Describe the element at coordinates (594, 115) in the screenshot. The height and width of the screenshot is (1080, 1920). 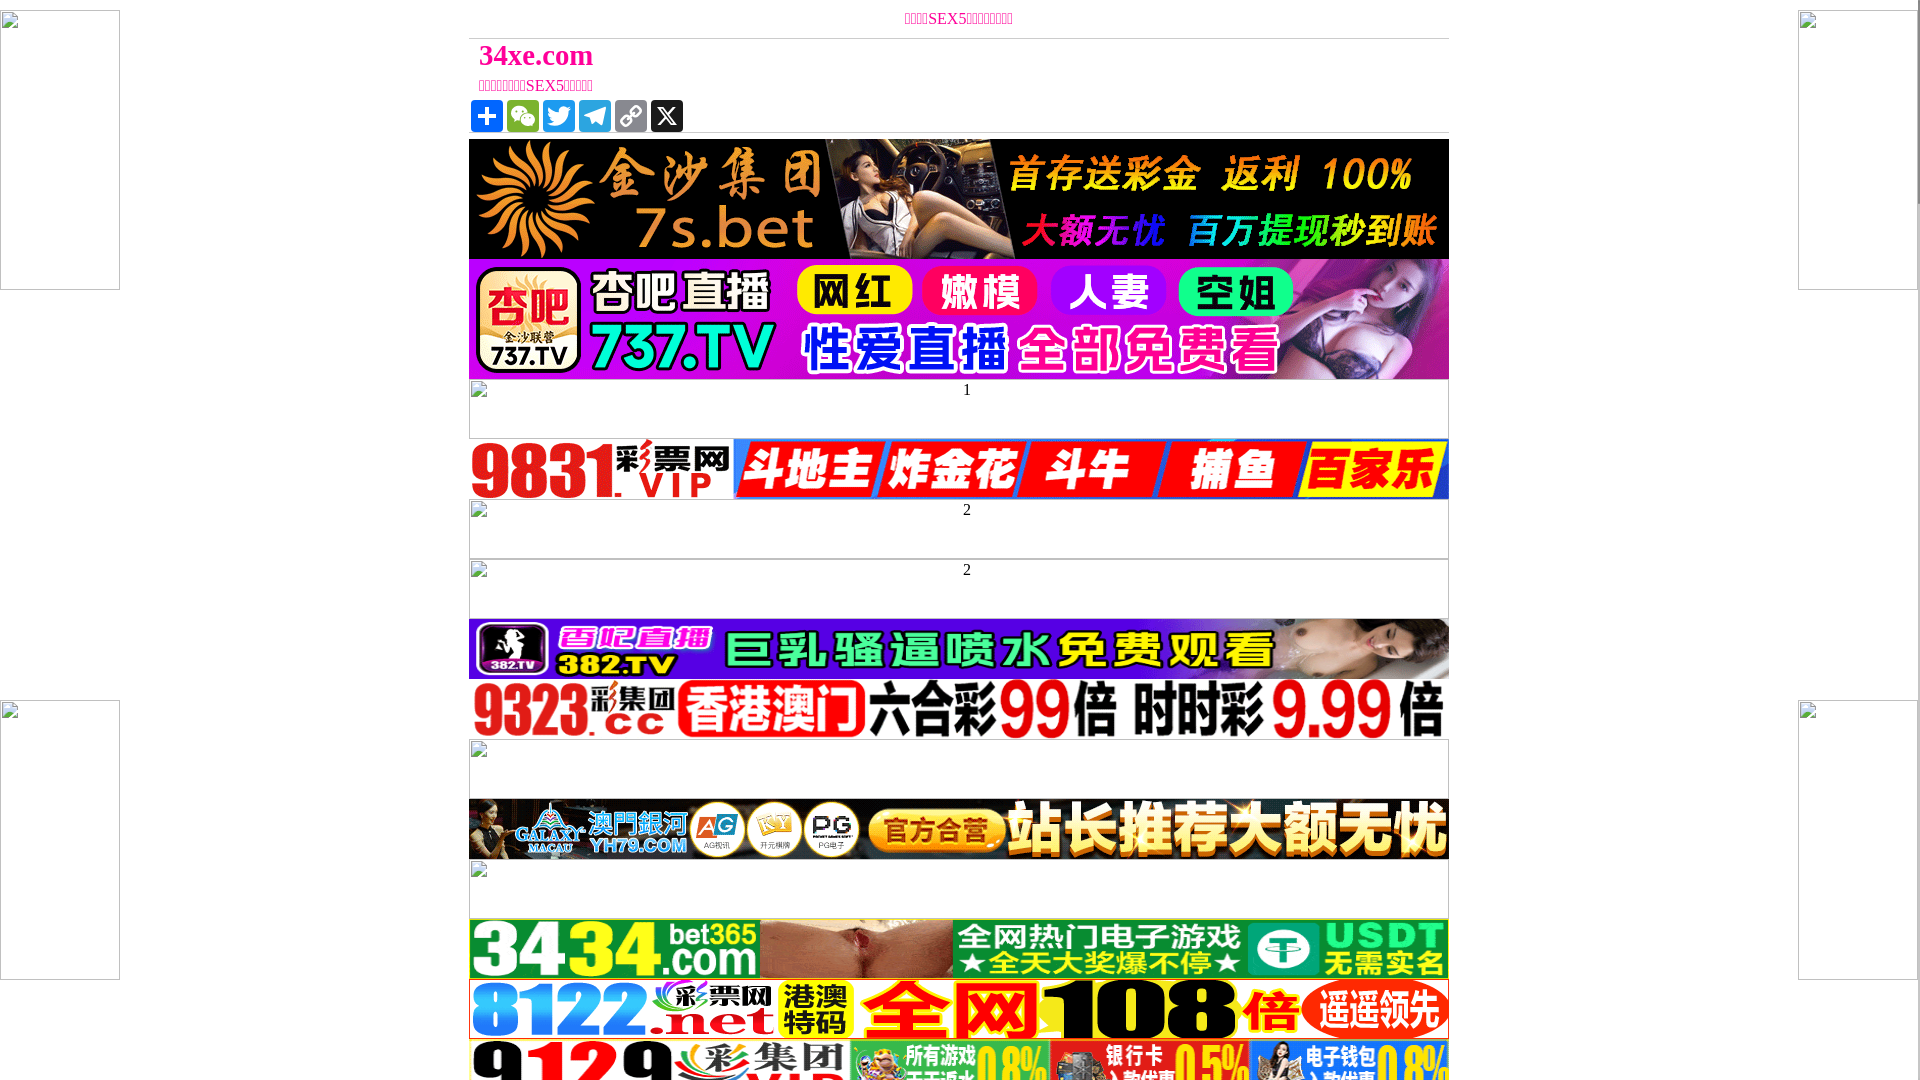
I see `'Telegram'` at that location.